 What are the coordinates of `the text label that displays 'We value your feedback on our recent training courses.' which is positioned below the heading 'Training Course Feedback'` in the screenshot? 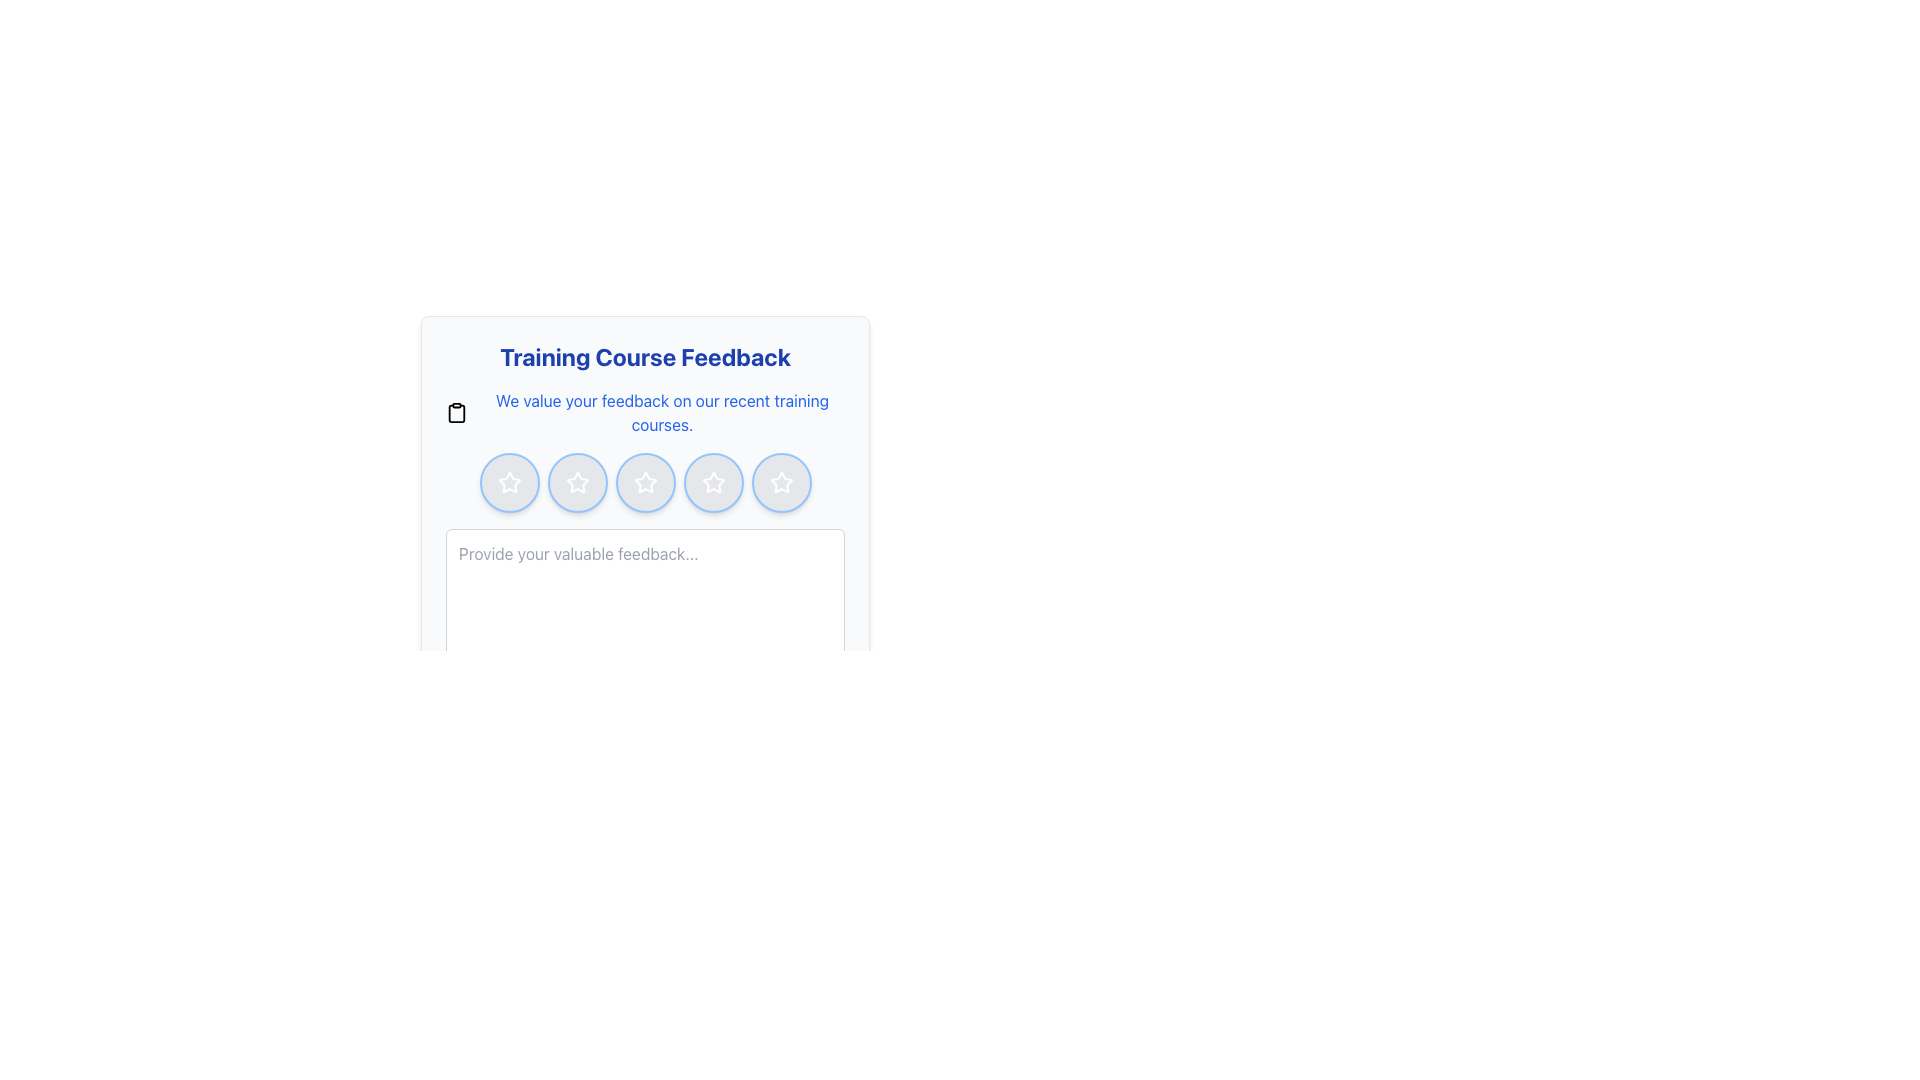 It's located at (645, 411).